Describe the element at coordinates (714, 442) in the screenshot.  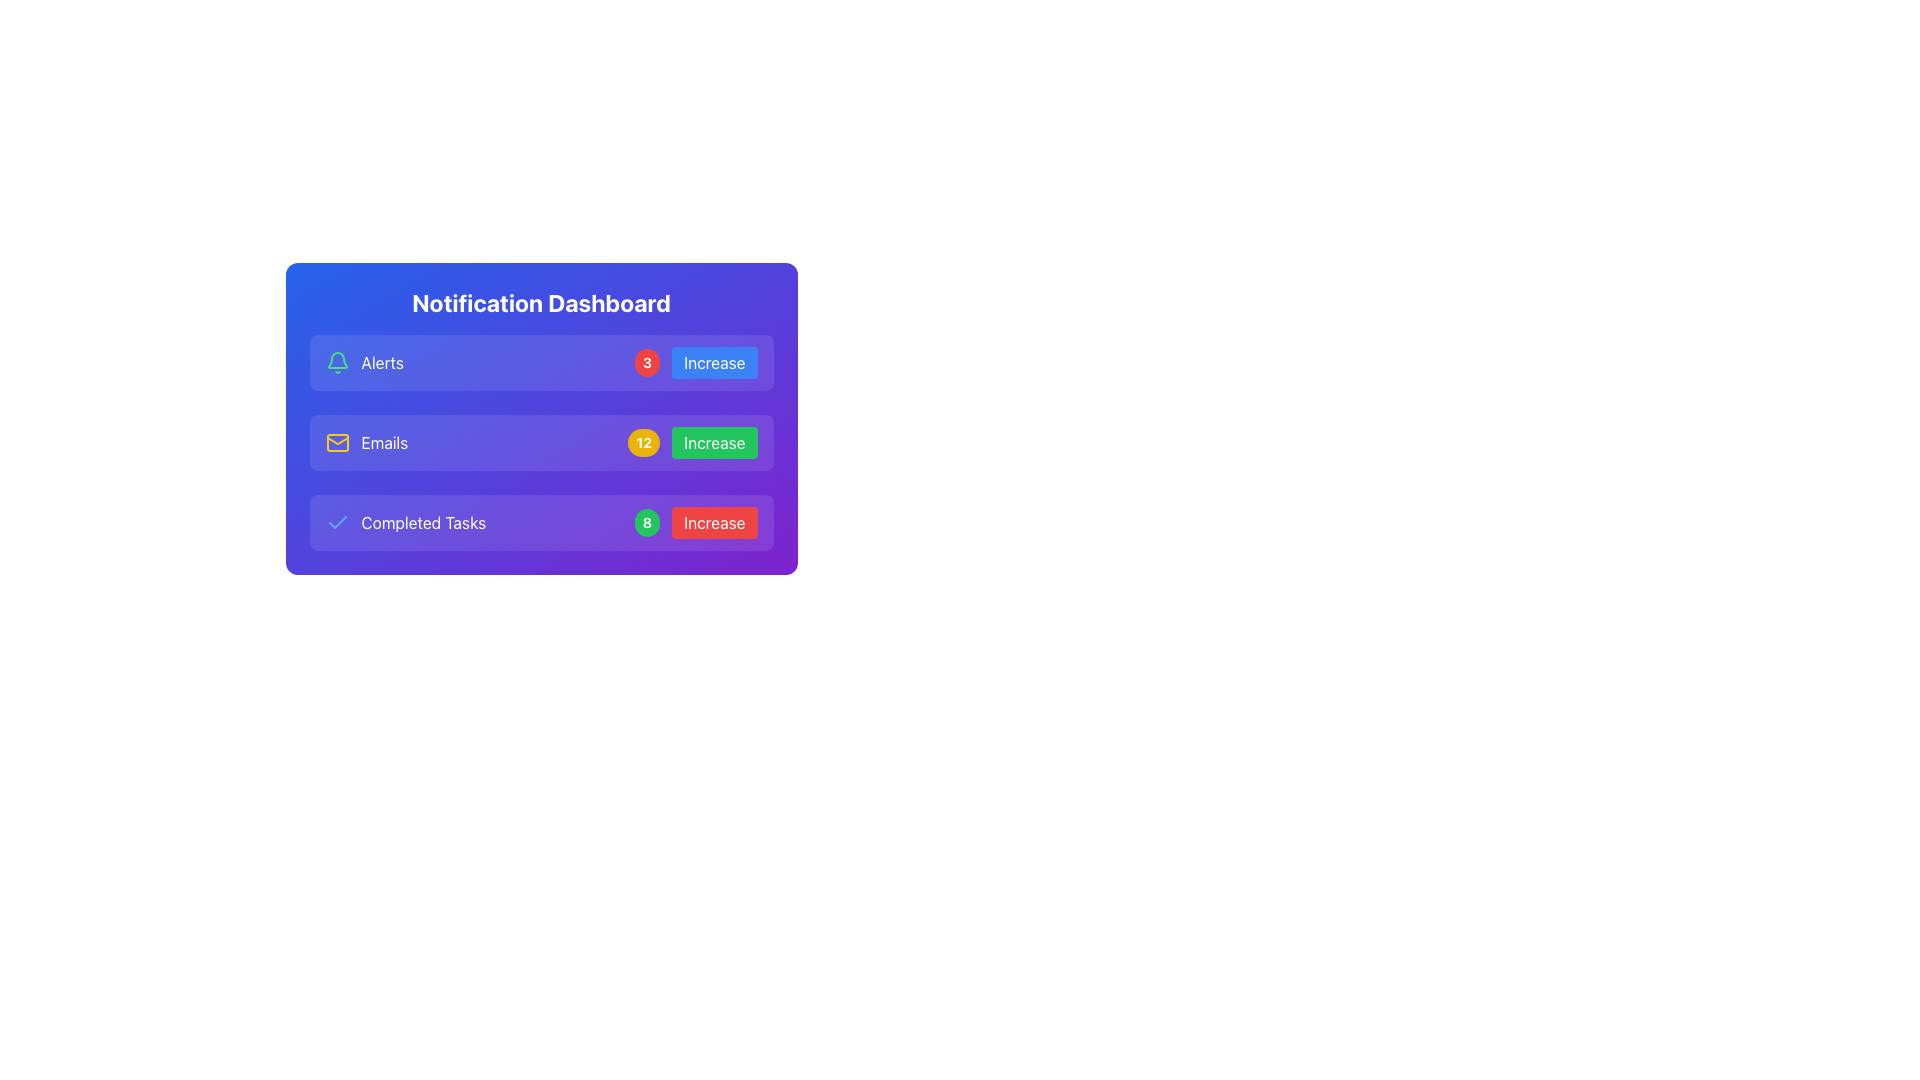
I see `the button to the right of the yellow badge labeled '12' in the 'Emails' entry of the 'Notification Dashboard' table` at that location.